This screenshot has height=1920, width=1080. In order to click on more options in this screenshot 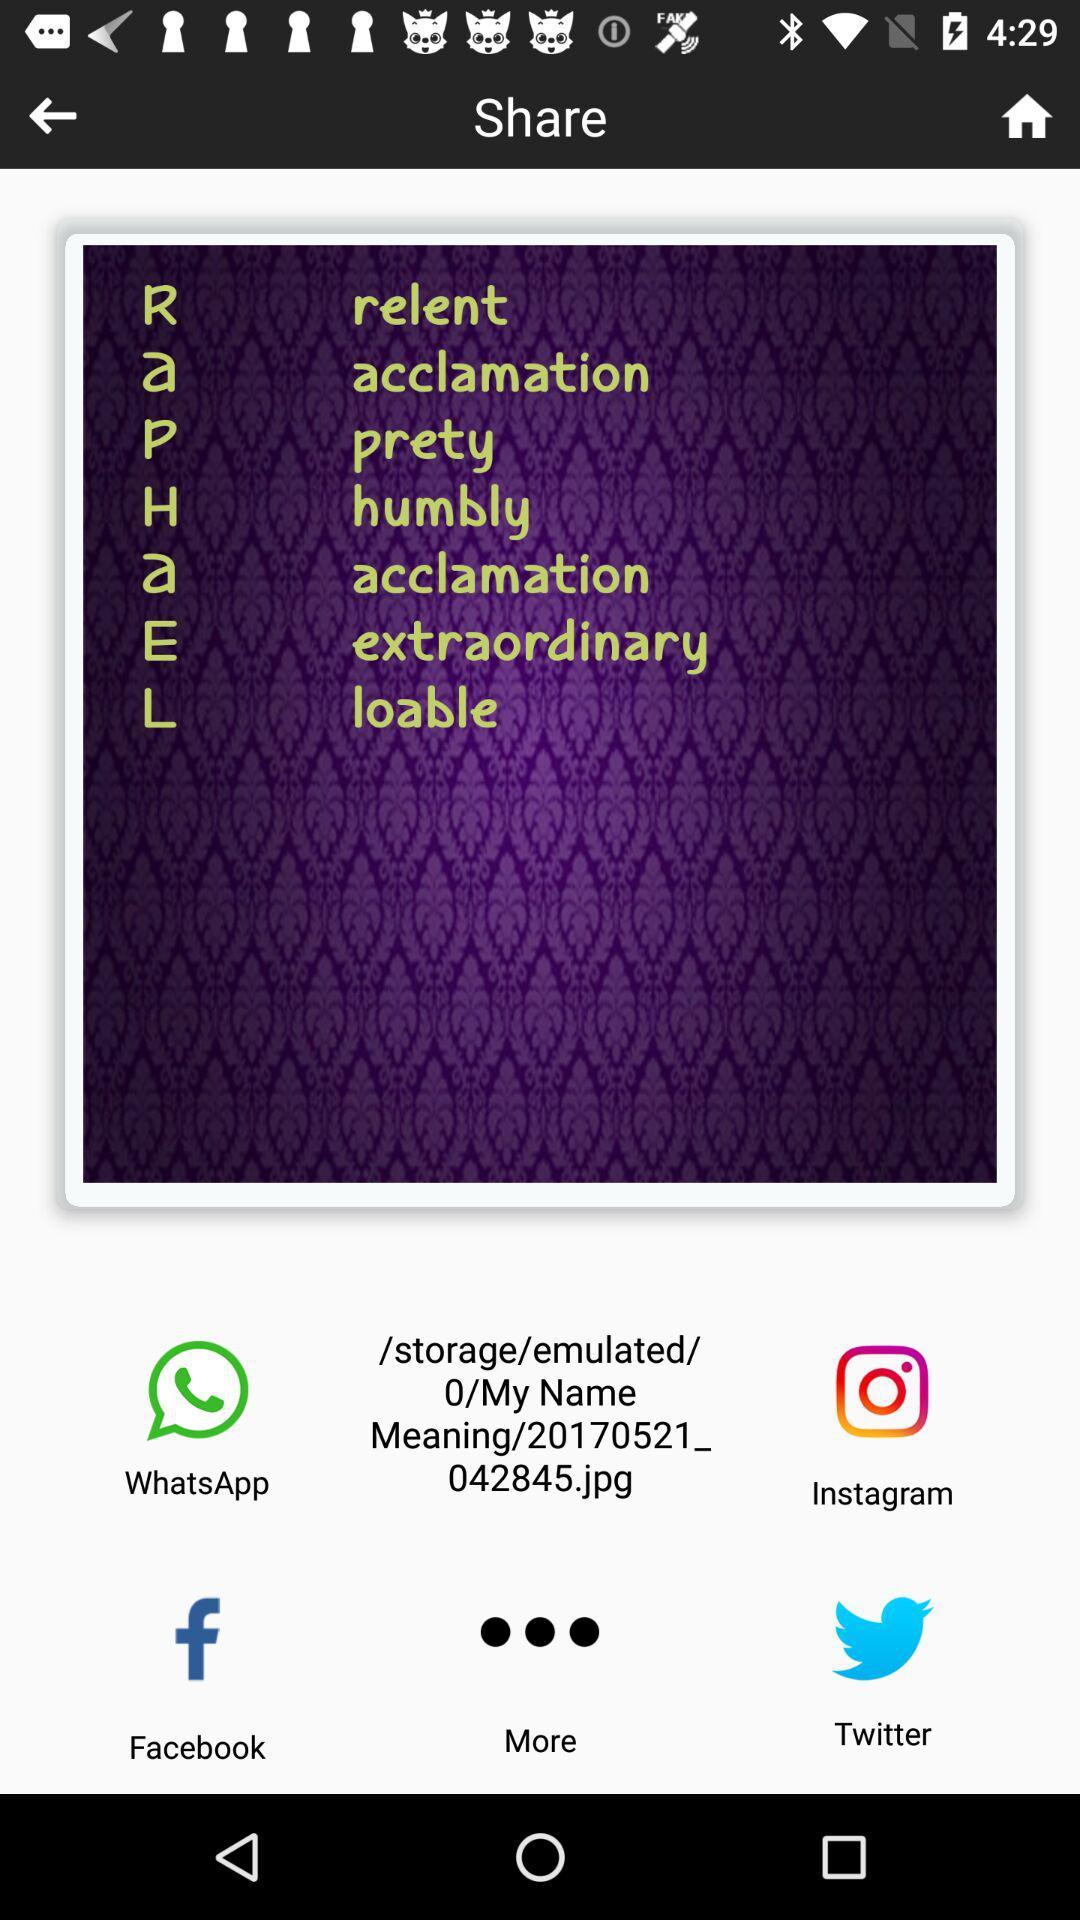, I will do `click(540, 1632)`.